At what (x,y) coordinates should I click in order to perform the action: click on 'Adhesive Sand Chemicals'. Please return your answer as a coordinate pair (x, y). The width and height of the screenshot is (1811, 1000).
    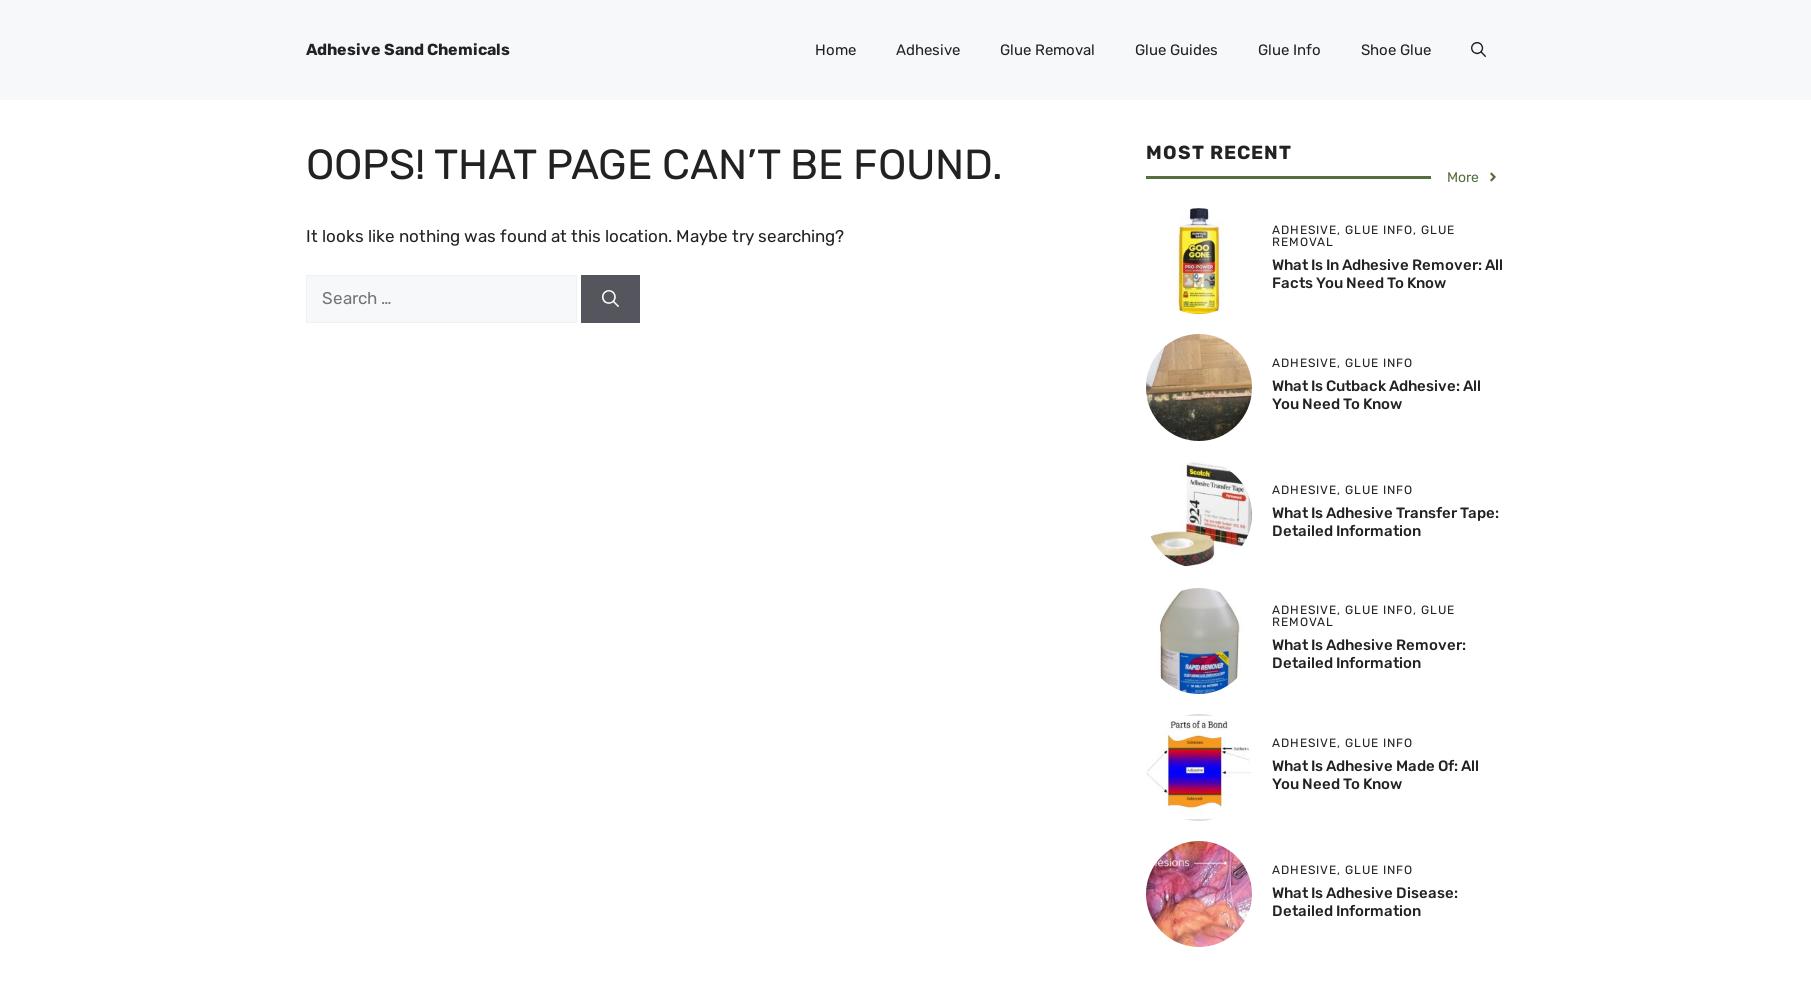
    Looking at the image, I should click on (303, 49).